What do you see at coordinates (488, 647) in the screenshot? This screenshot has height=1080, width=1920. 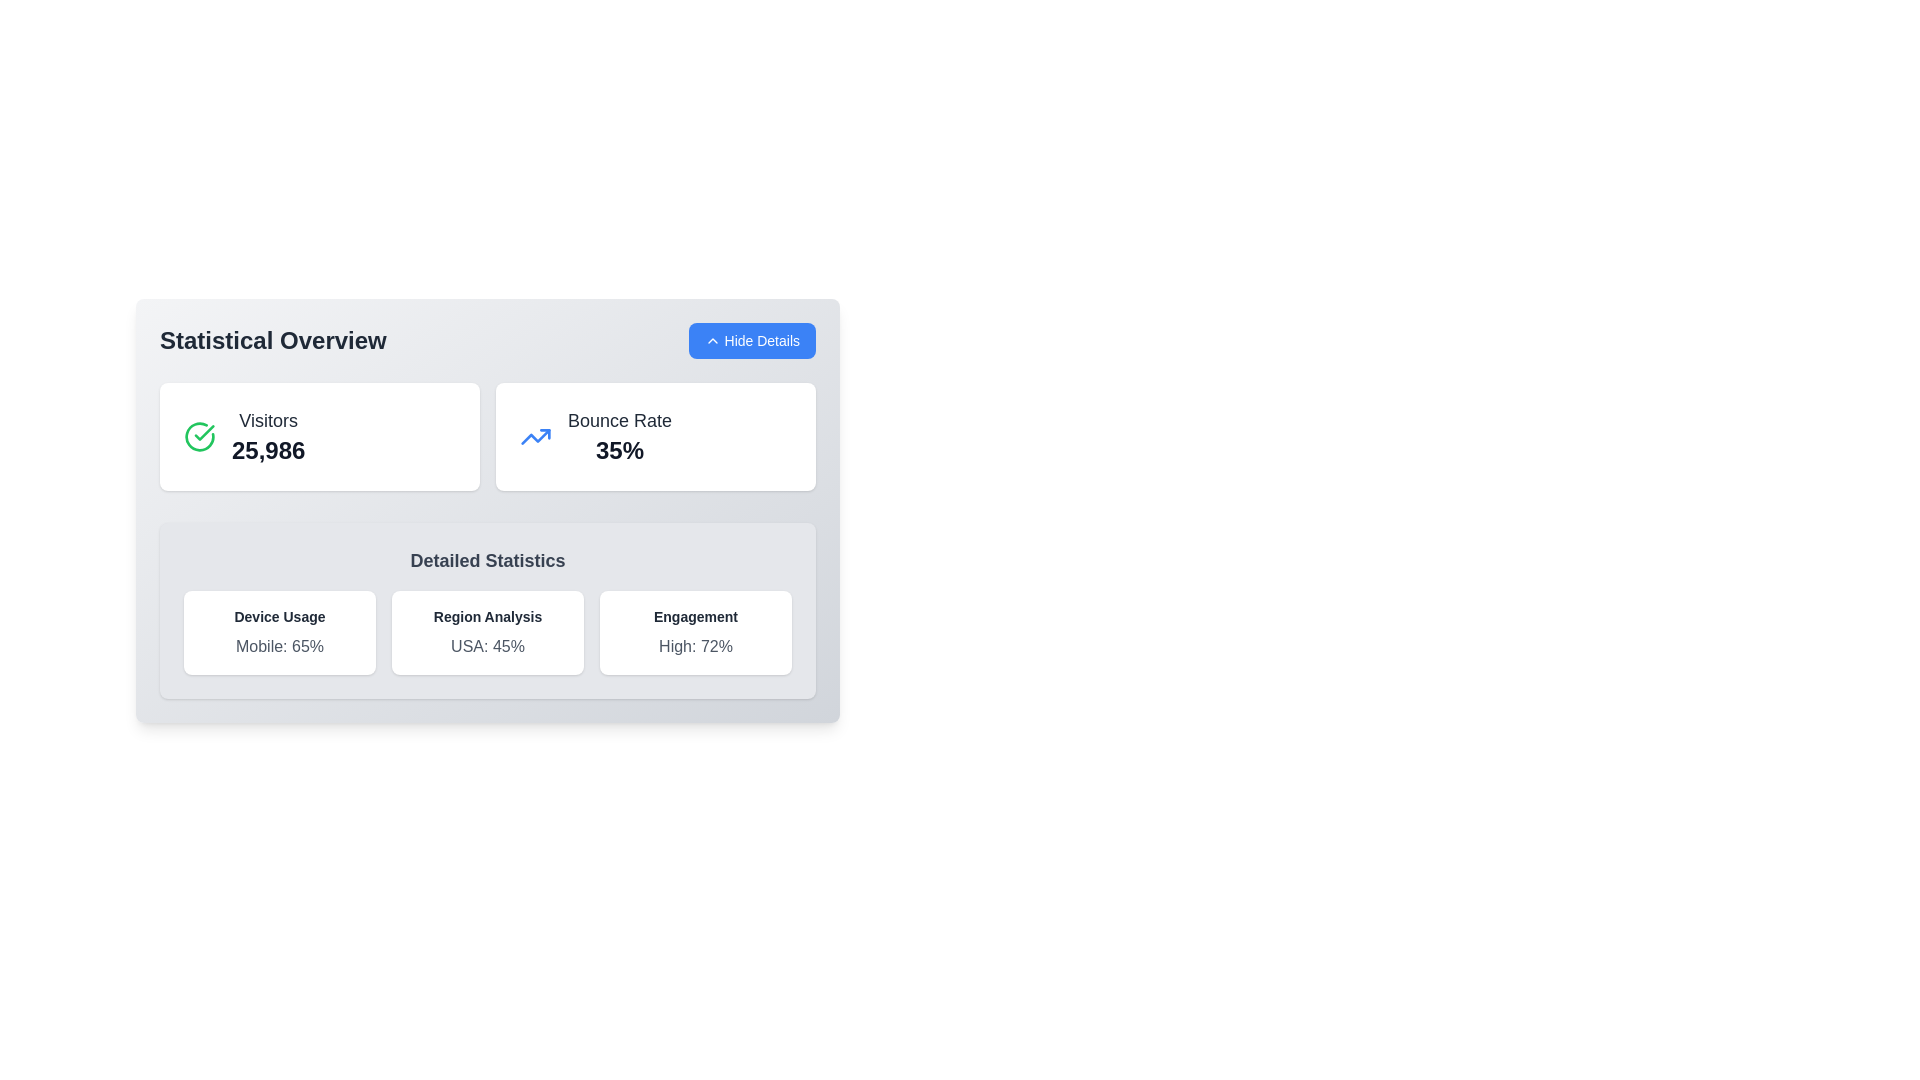 I see `the Text Label displaying 'USA: 45%' located in the lower section of the 'Region Analysis' card, positioned centrally among three primary cards` at bounding box center [488, 647].